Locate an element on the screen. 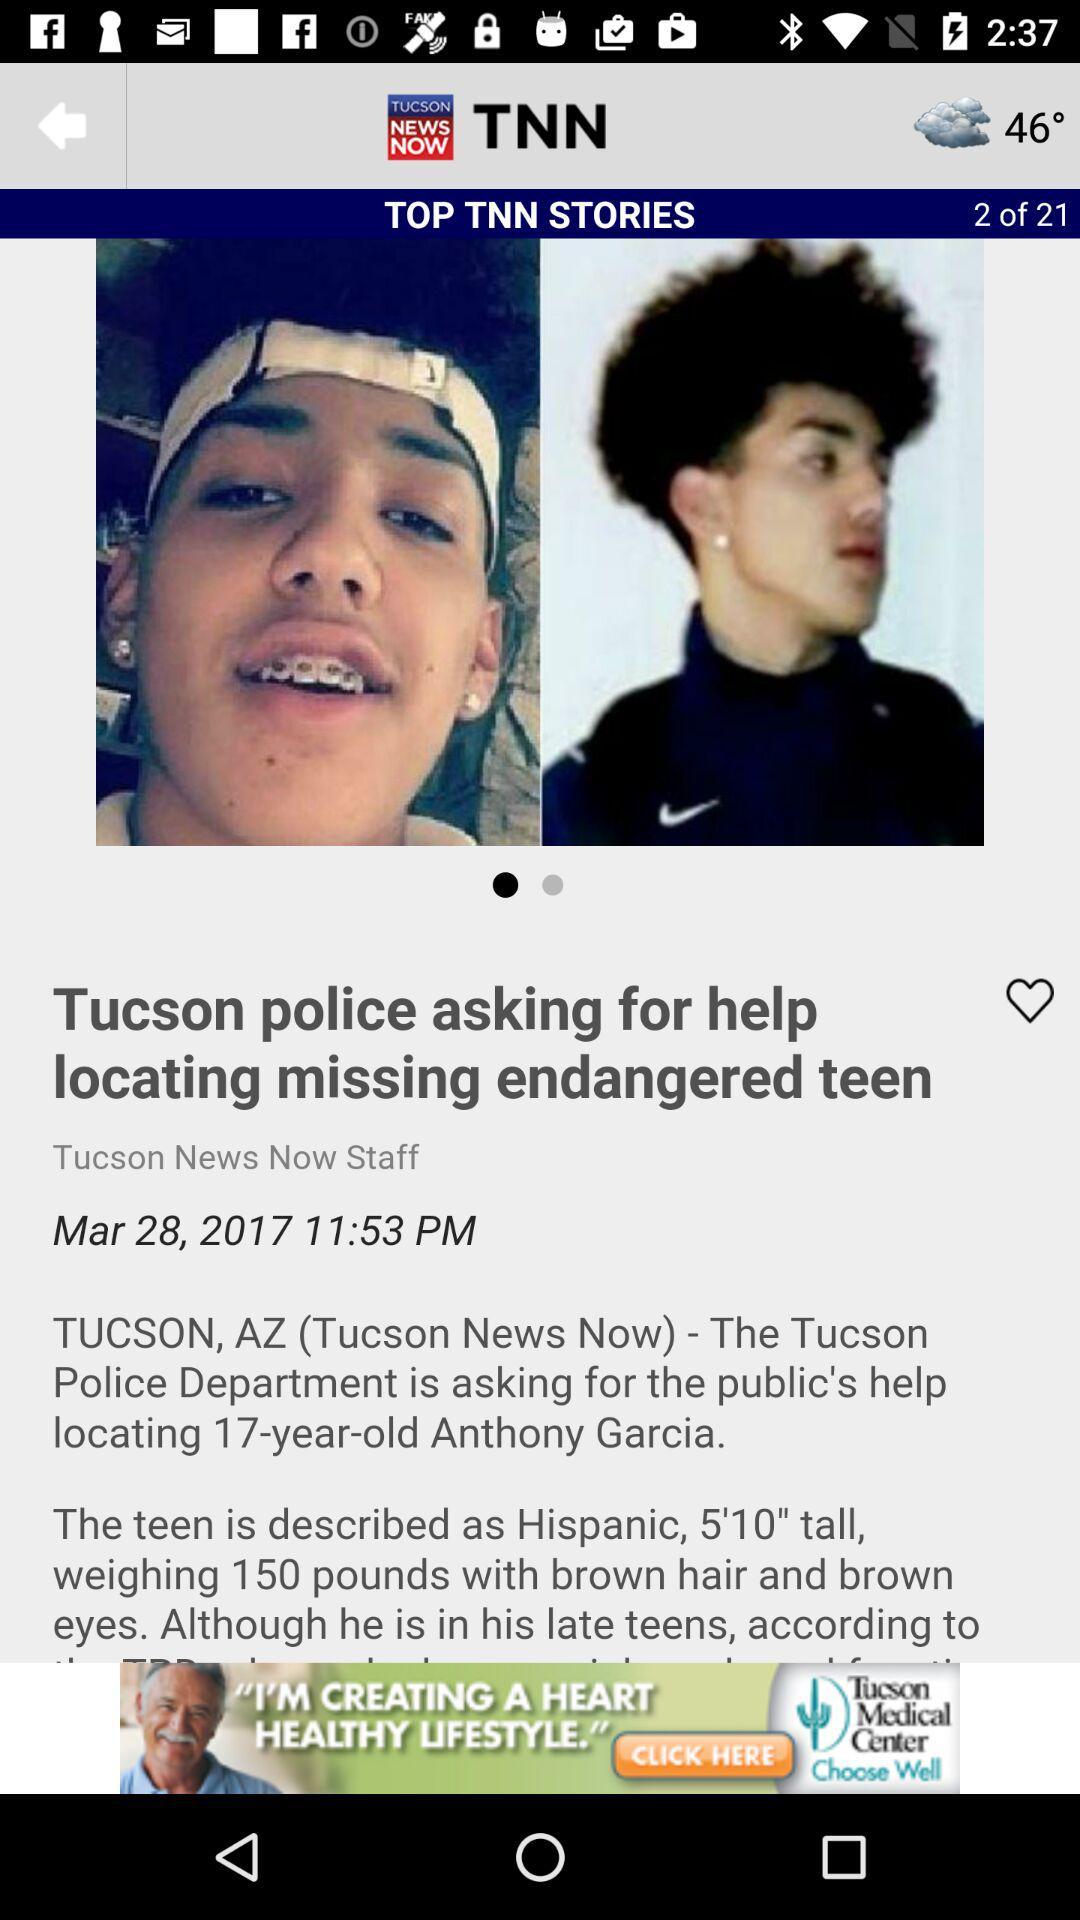  home page is located at coordinates (540, 124).